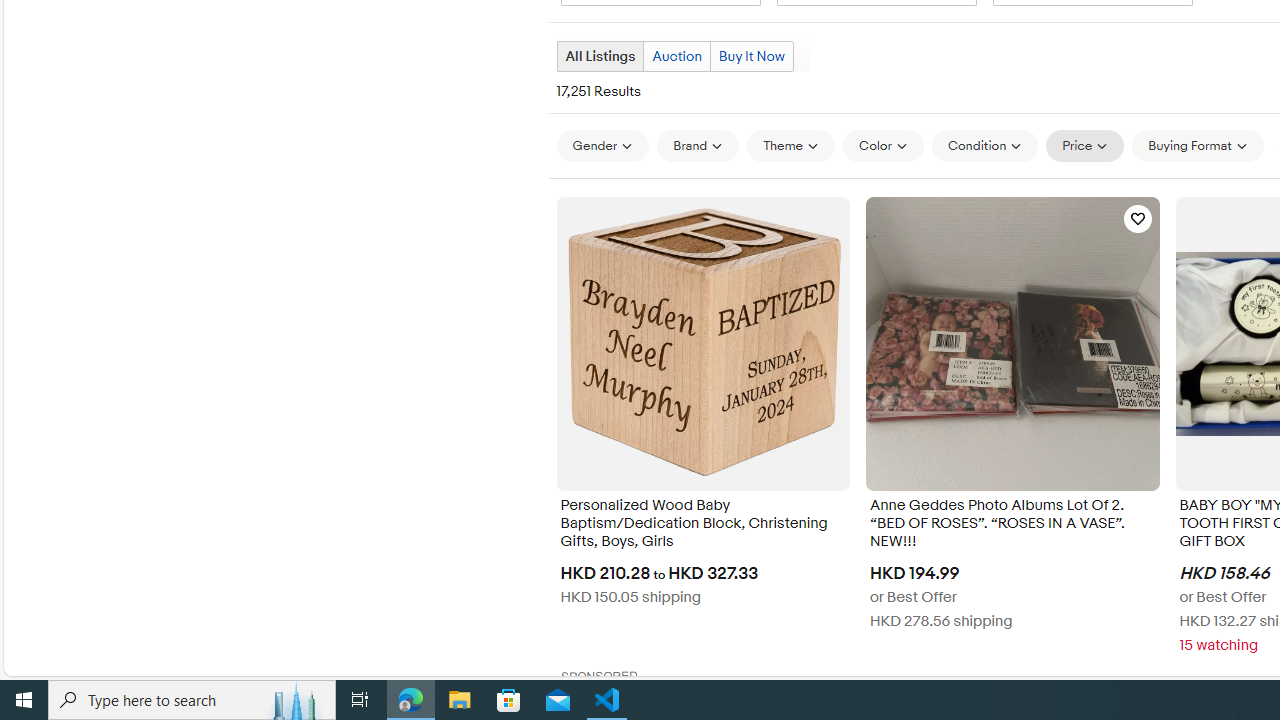 The height and width of the screenshot is (720, 1280). Describe the element at coordinates (882, 145) in the screenshot. I see `'Color'` at that location.